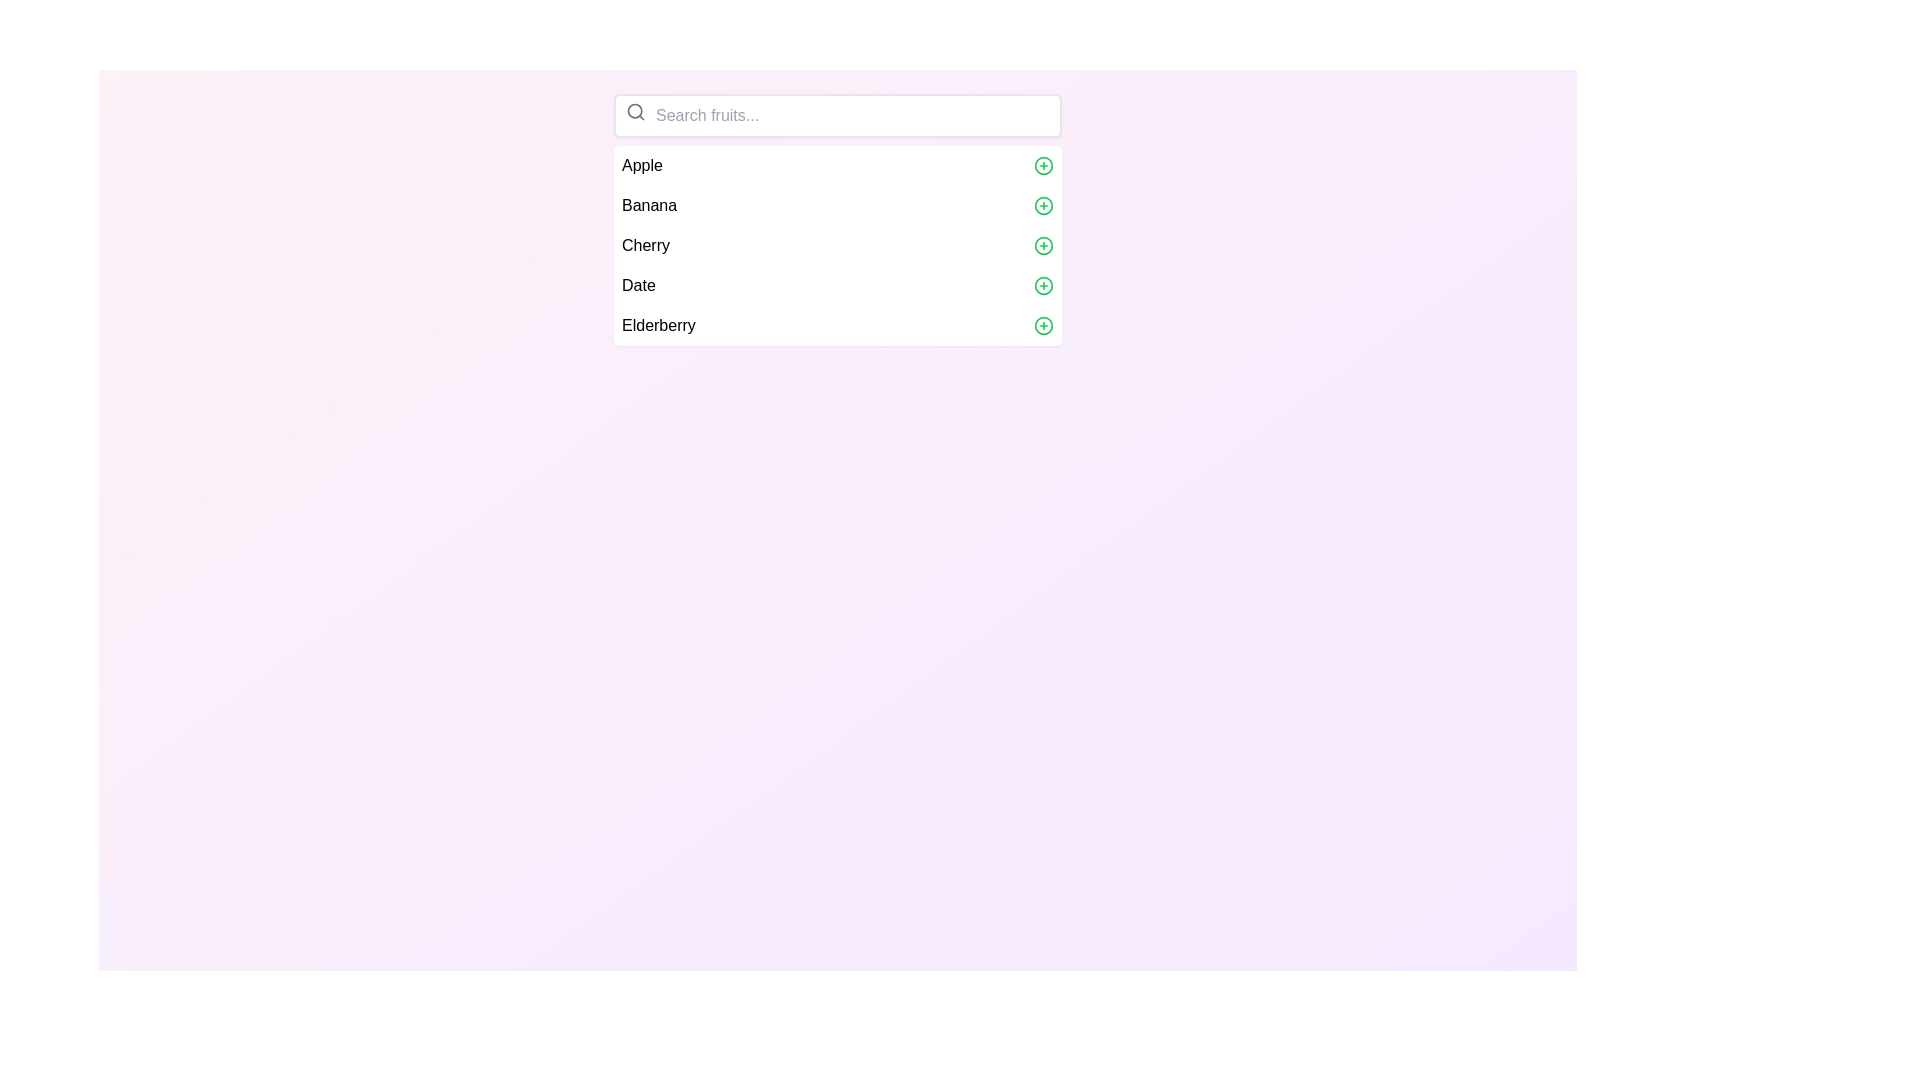  Describe the element at coordinates (1042, 205) in the screenshot. I see `the circular 'add' button located to the far right of the row labeled 'Banana'` at that location.